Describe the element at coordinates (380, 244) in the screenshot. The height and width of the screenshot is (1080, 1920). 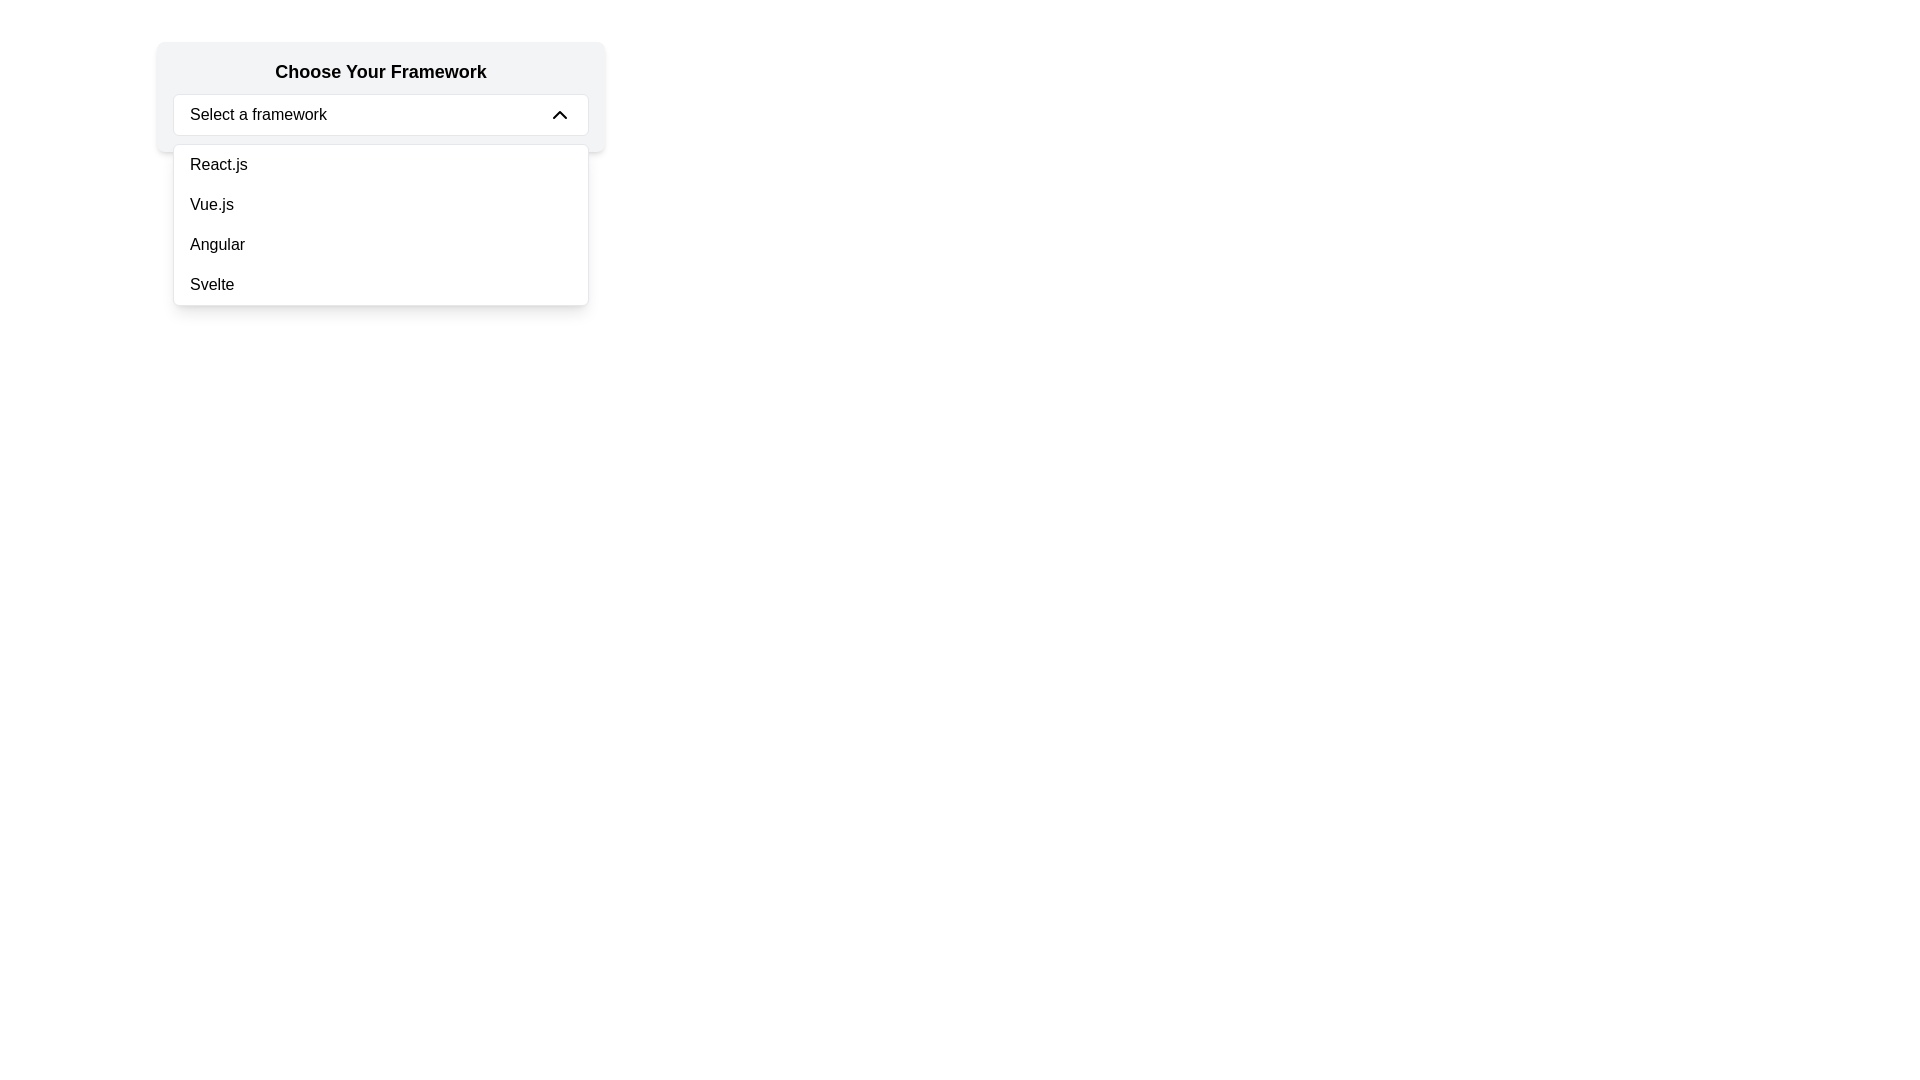
I see `the 'Angular' dropdown menu item` at that location.